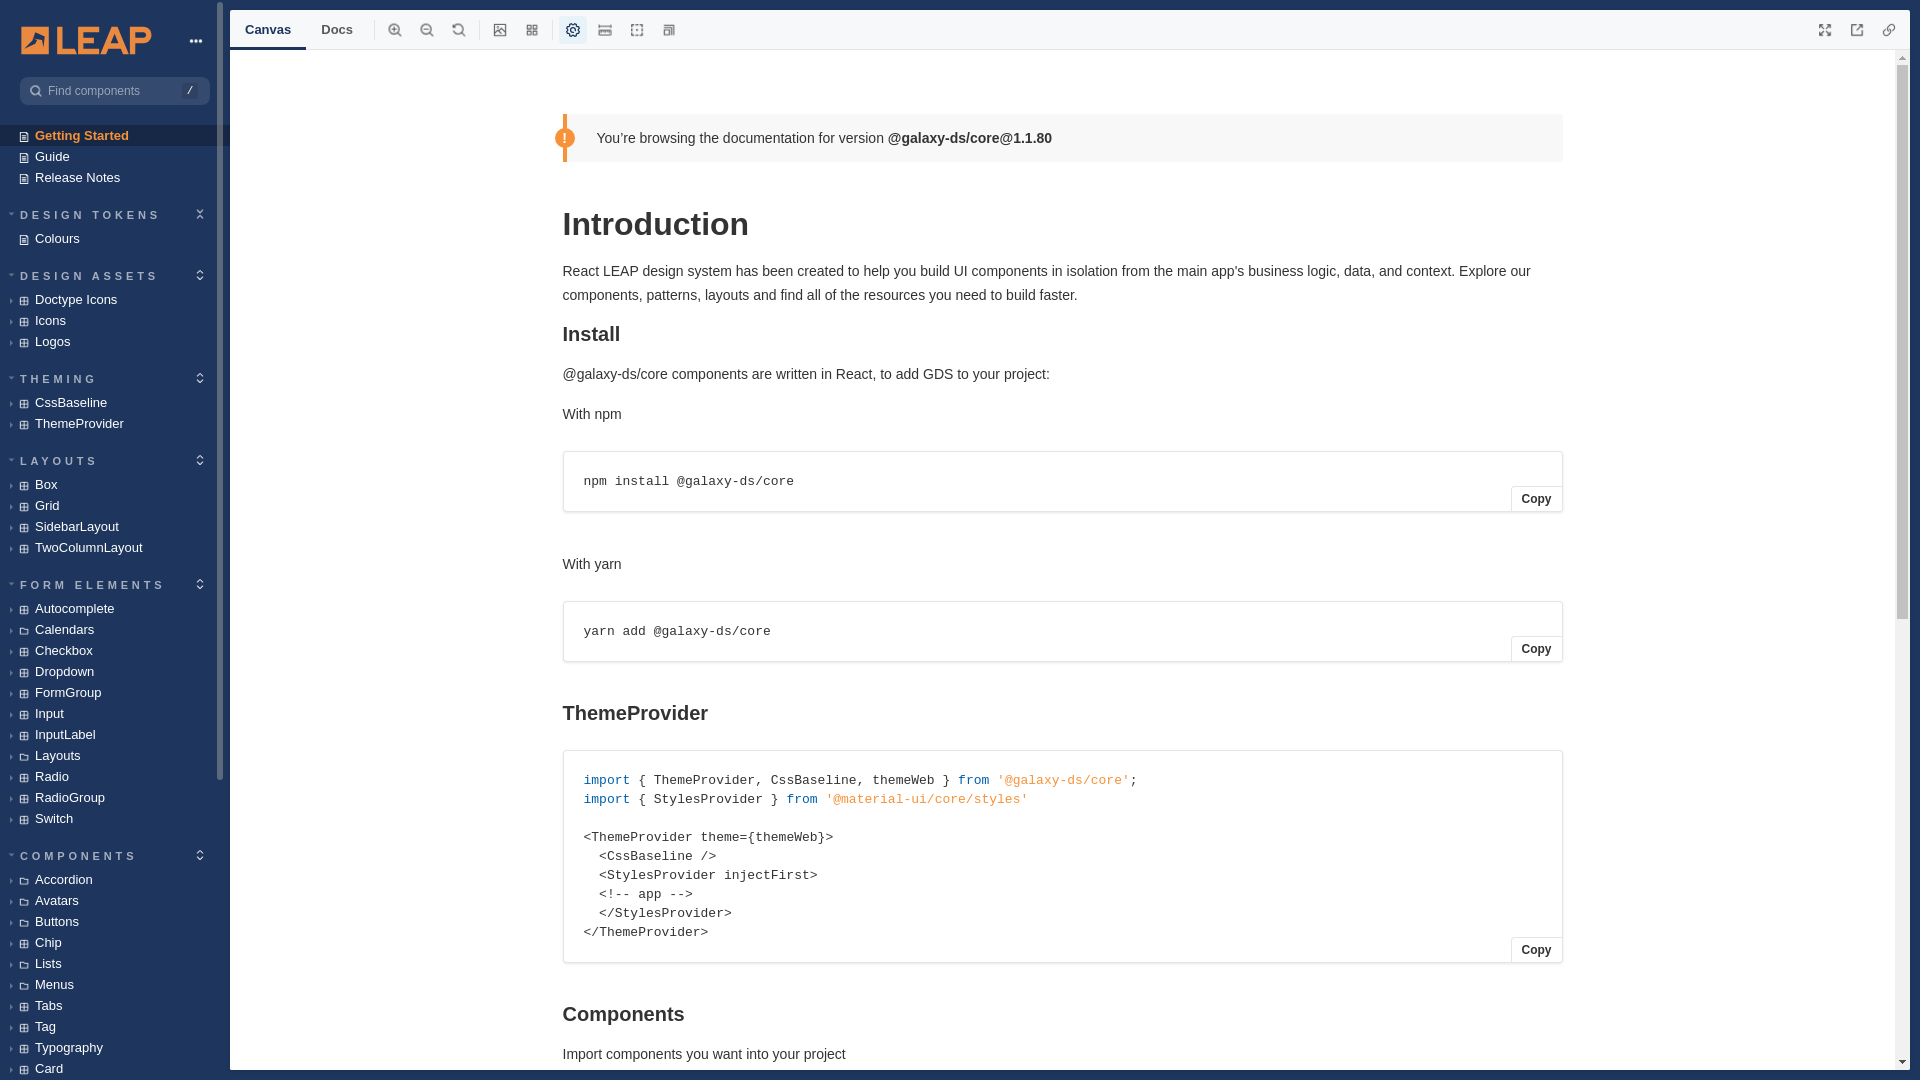 Image resolution: width=1920 pixels, height=1080 pixels. I want to click on 'Radio', so click(114, 775).